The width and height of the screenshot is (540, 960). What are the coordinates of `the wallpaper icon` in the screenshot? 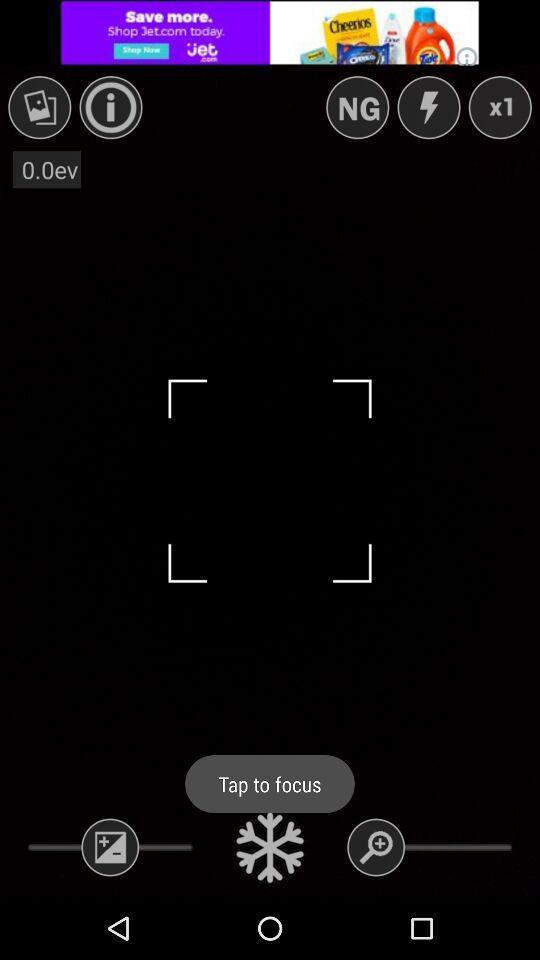 It's located at (39, 107).